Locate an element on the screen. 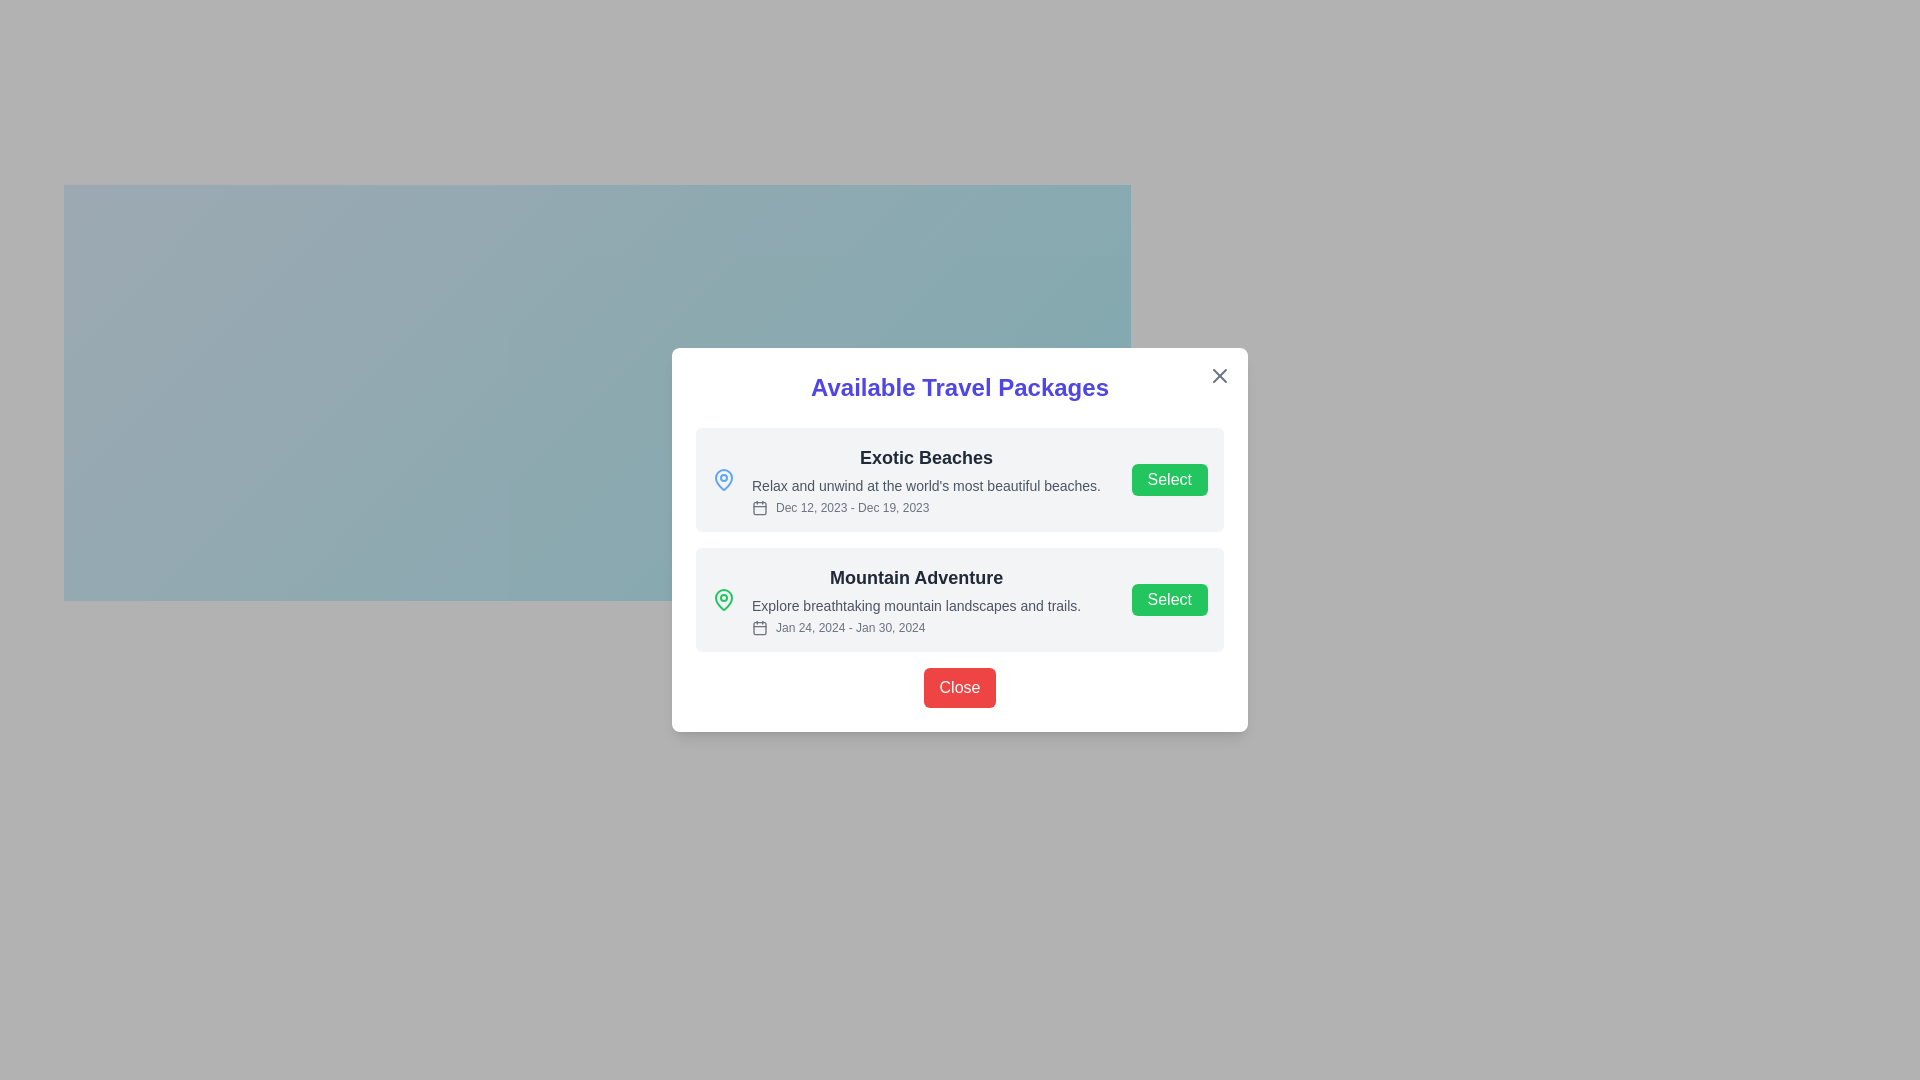  the text label indicating the date range for the travel package 'Exotic Beaches', which is positioned below the description text and to the right of the calendar icon is located at coordinates (925, 507).